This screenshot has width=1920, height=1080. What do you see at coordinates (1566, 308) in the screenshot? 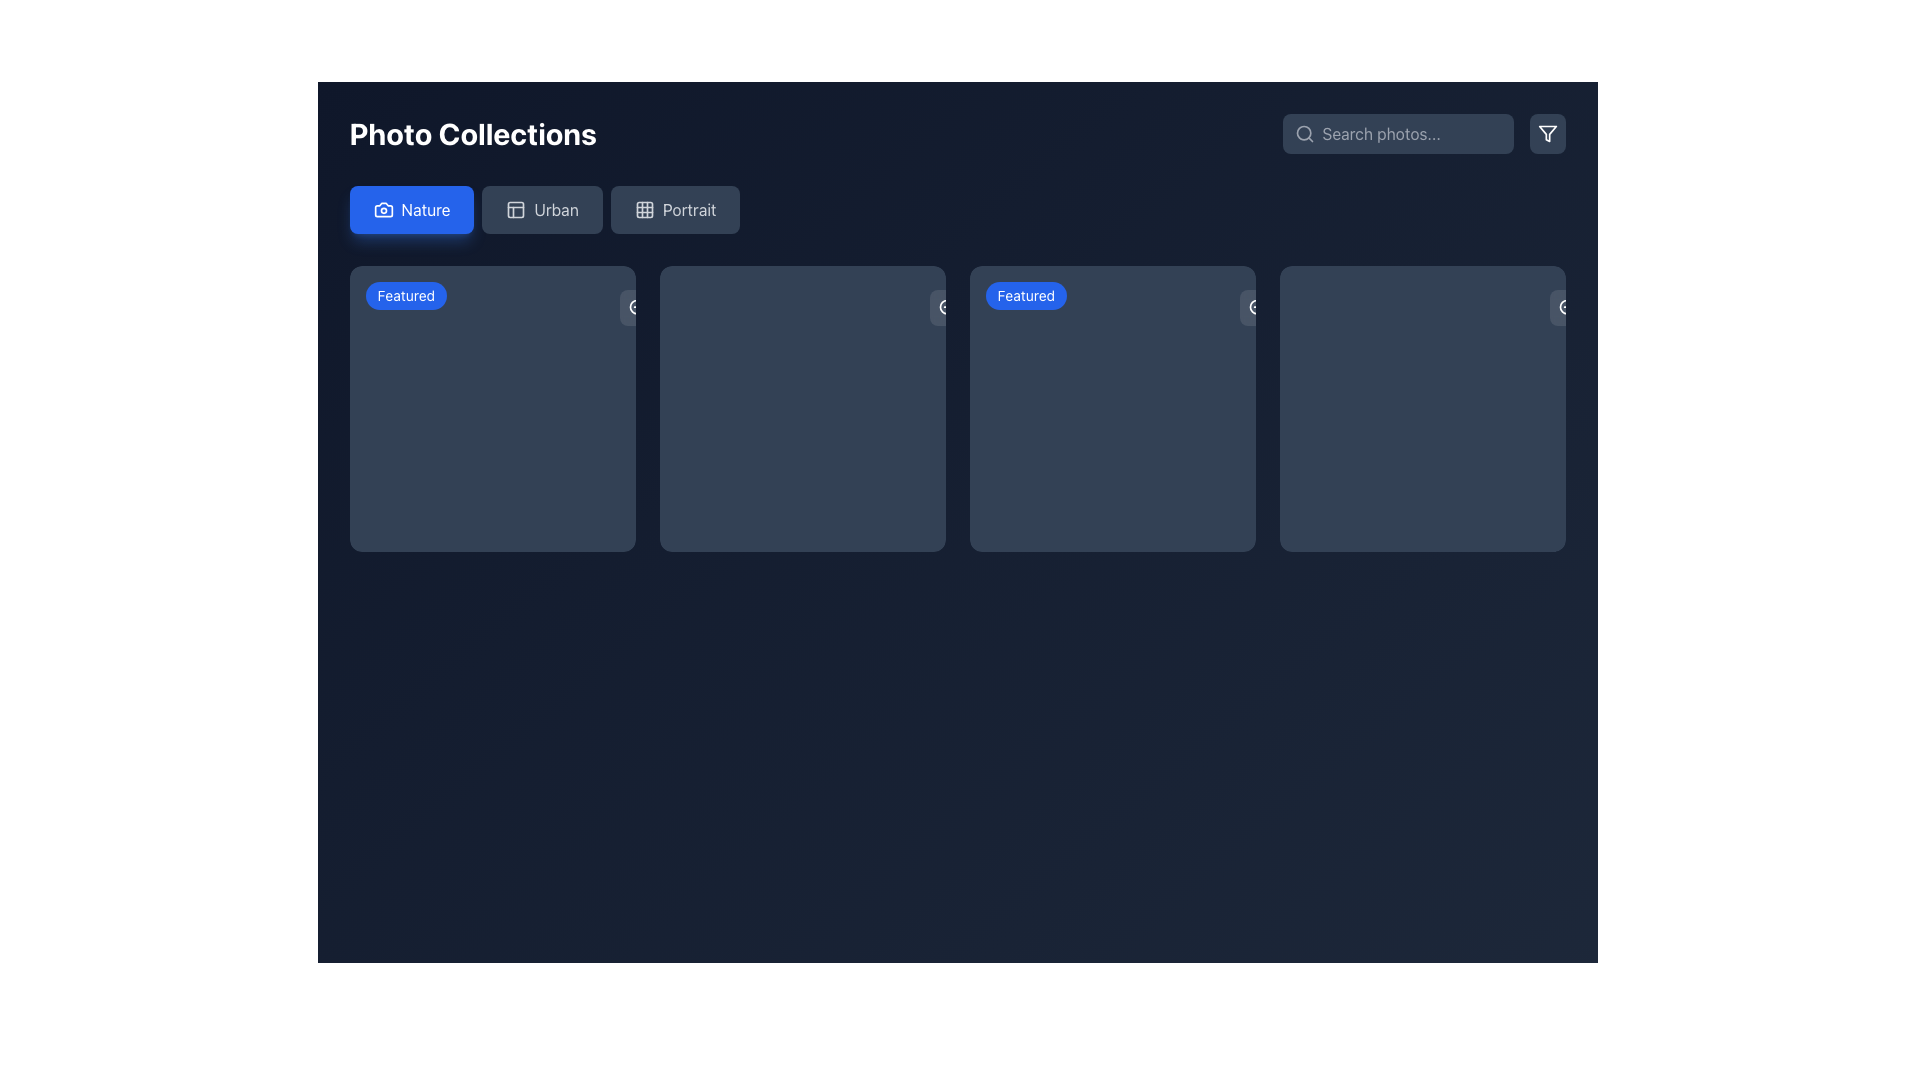
I see `the zoom-in button located at the top-right corner of the interface` at bounding box center [1566, 308].